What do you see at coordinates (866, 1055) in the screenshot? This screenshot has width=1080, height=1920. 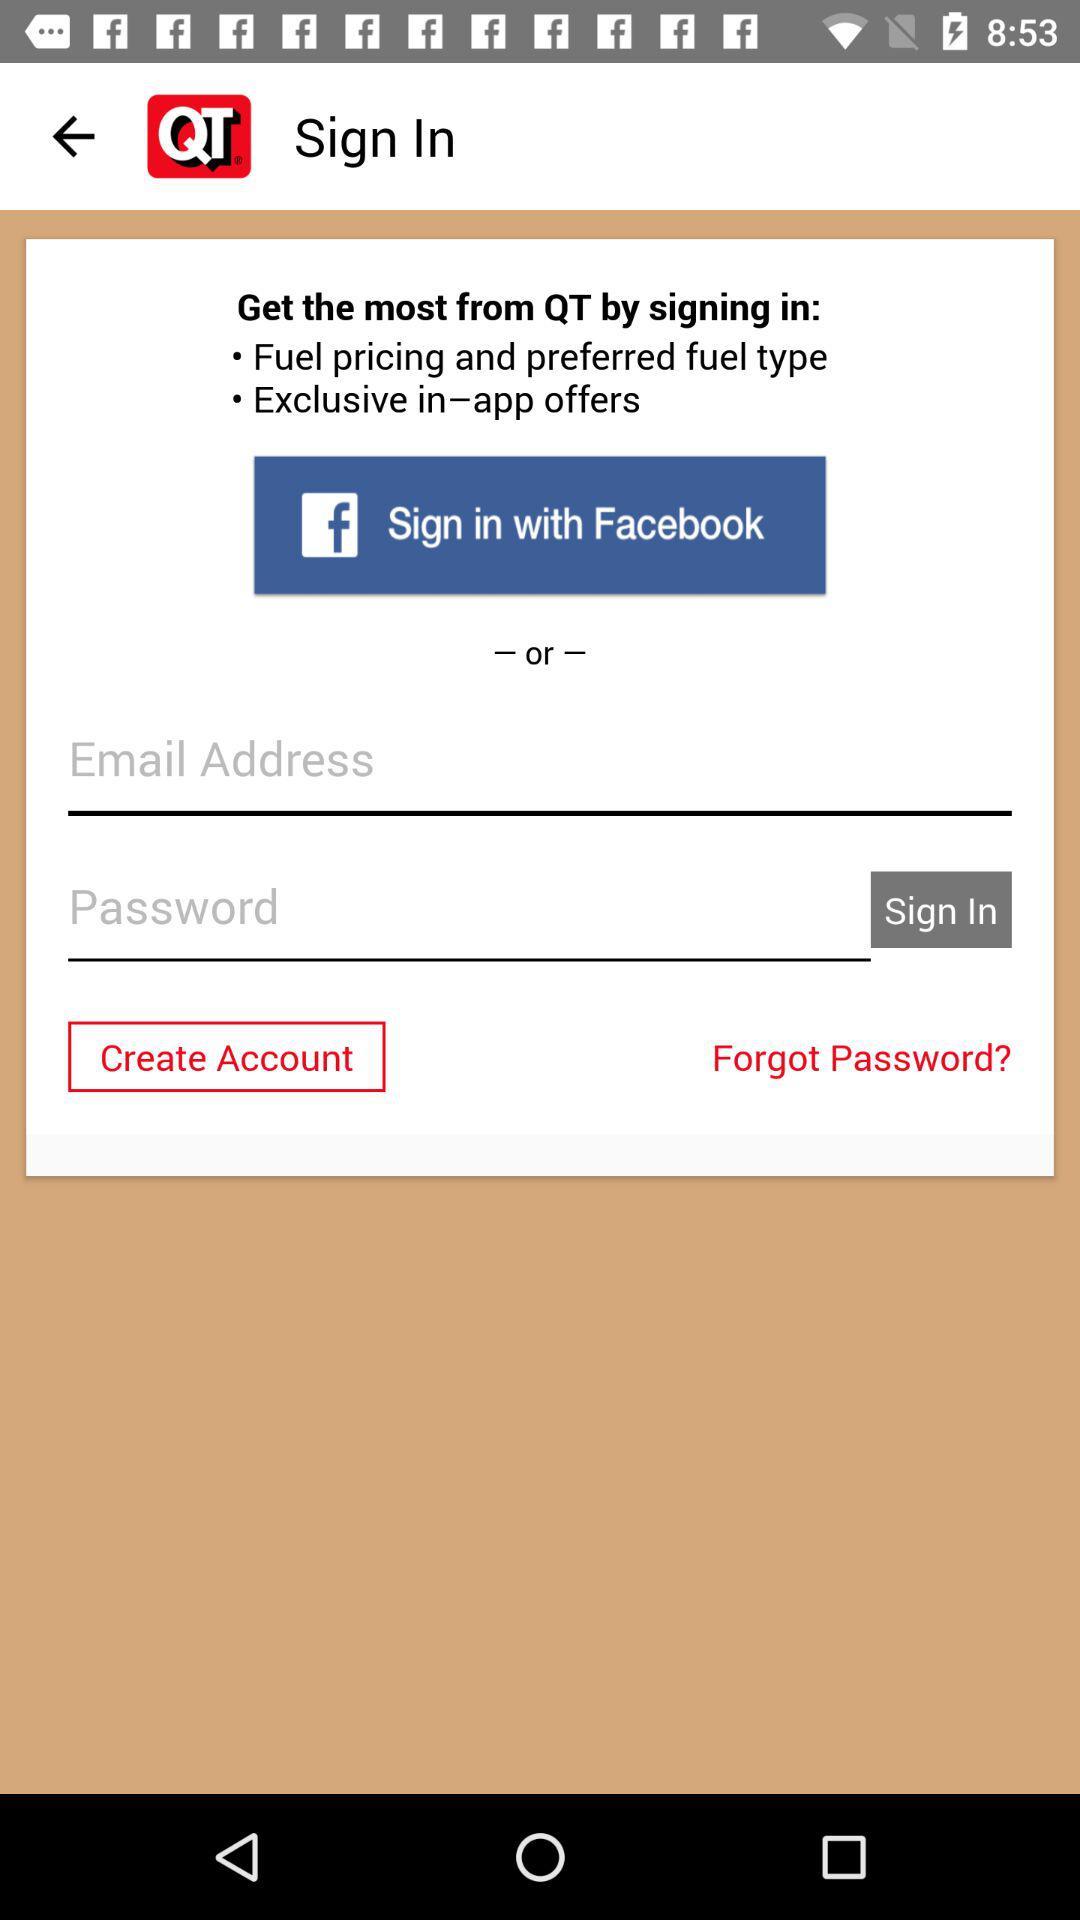 I see `item to the right of create account icon` at bounding box center [866, 1055].